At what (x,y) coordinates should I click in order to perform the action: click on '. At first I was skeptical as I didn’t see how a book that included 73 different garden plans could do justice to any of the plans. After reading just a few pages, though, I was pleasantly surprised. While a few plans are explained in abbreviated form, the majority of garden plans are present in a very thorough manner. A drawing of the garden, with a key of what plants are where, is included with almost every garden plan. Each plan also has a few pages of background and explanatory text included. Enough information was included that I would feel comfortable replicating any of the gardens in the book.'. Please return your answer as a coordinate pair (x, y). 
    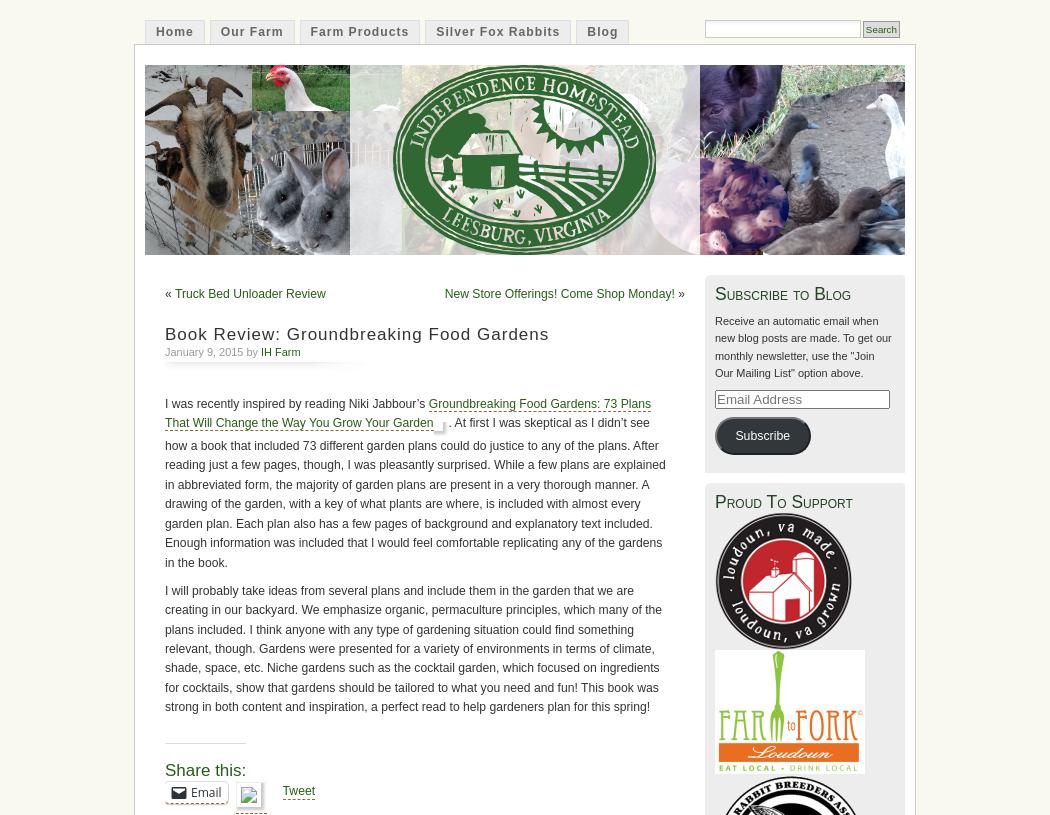
    Looking at the image, I should click on (413, 492).